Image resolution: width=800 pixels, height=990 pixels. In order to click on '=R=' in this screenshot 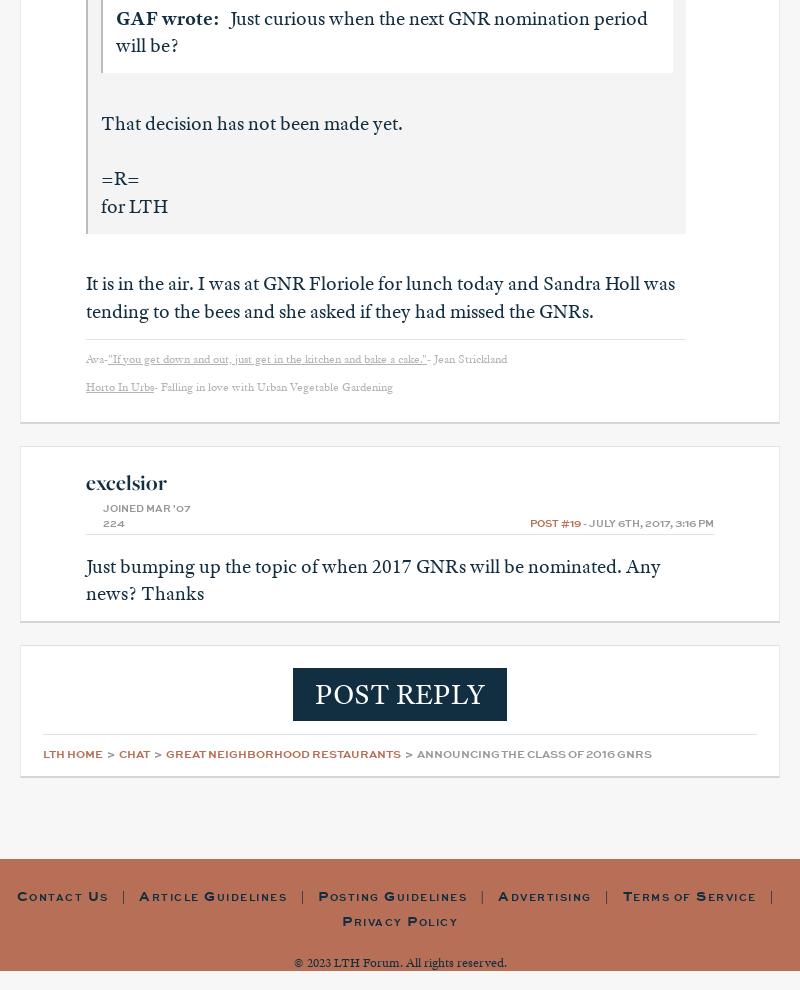, I will do `click(119, 178)`.